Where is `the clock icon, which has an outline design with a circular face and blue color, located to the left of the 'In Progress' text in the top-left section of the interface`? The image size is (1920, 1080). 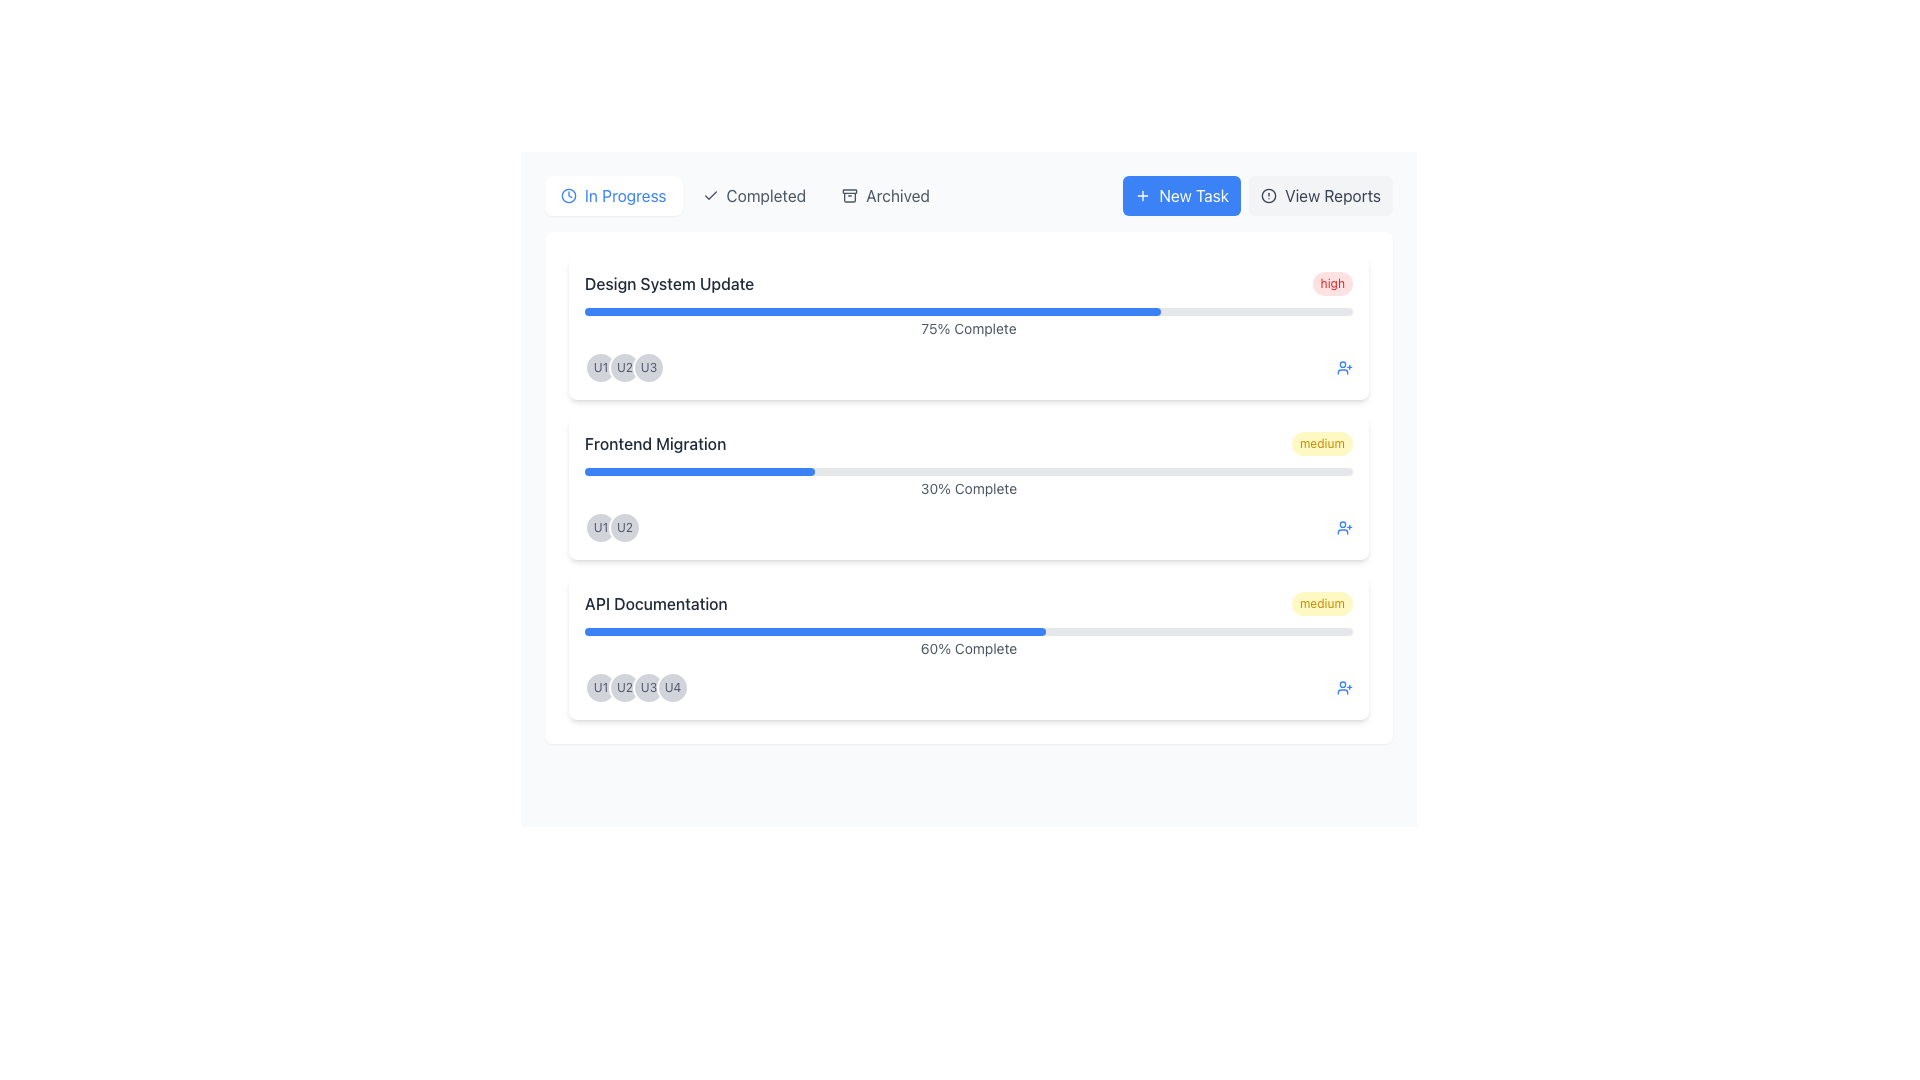 the clock icon, which has an outline design with a circular face and blue color, located to the left of the 'In Progress' text in the top-left section of the interface is located at coordinates (568, 196).